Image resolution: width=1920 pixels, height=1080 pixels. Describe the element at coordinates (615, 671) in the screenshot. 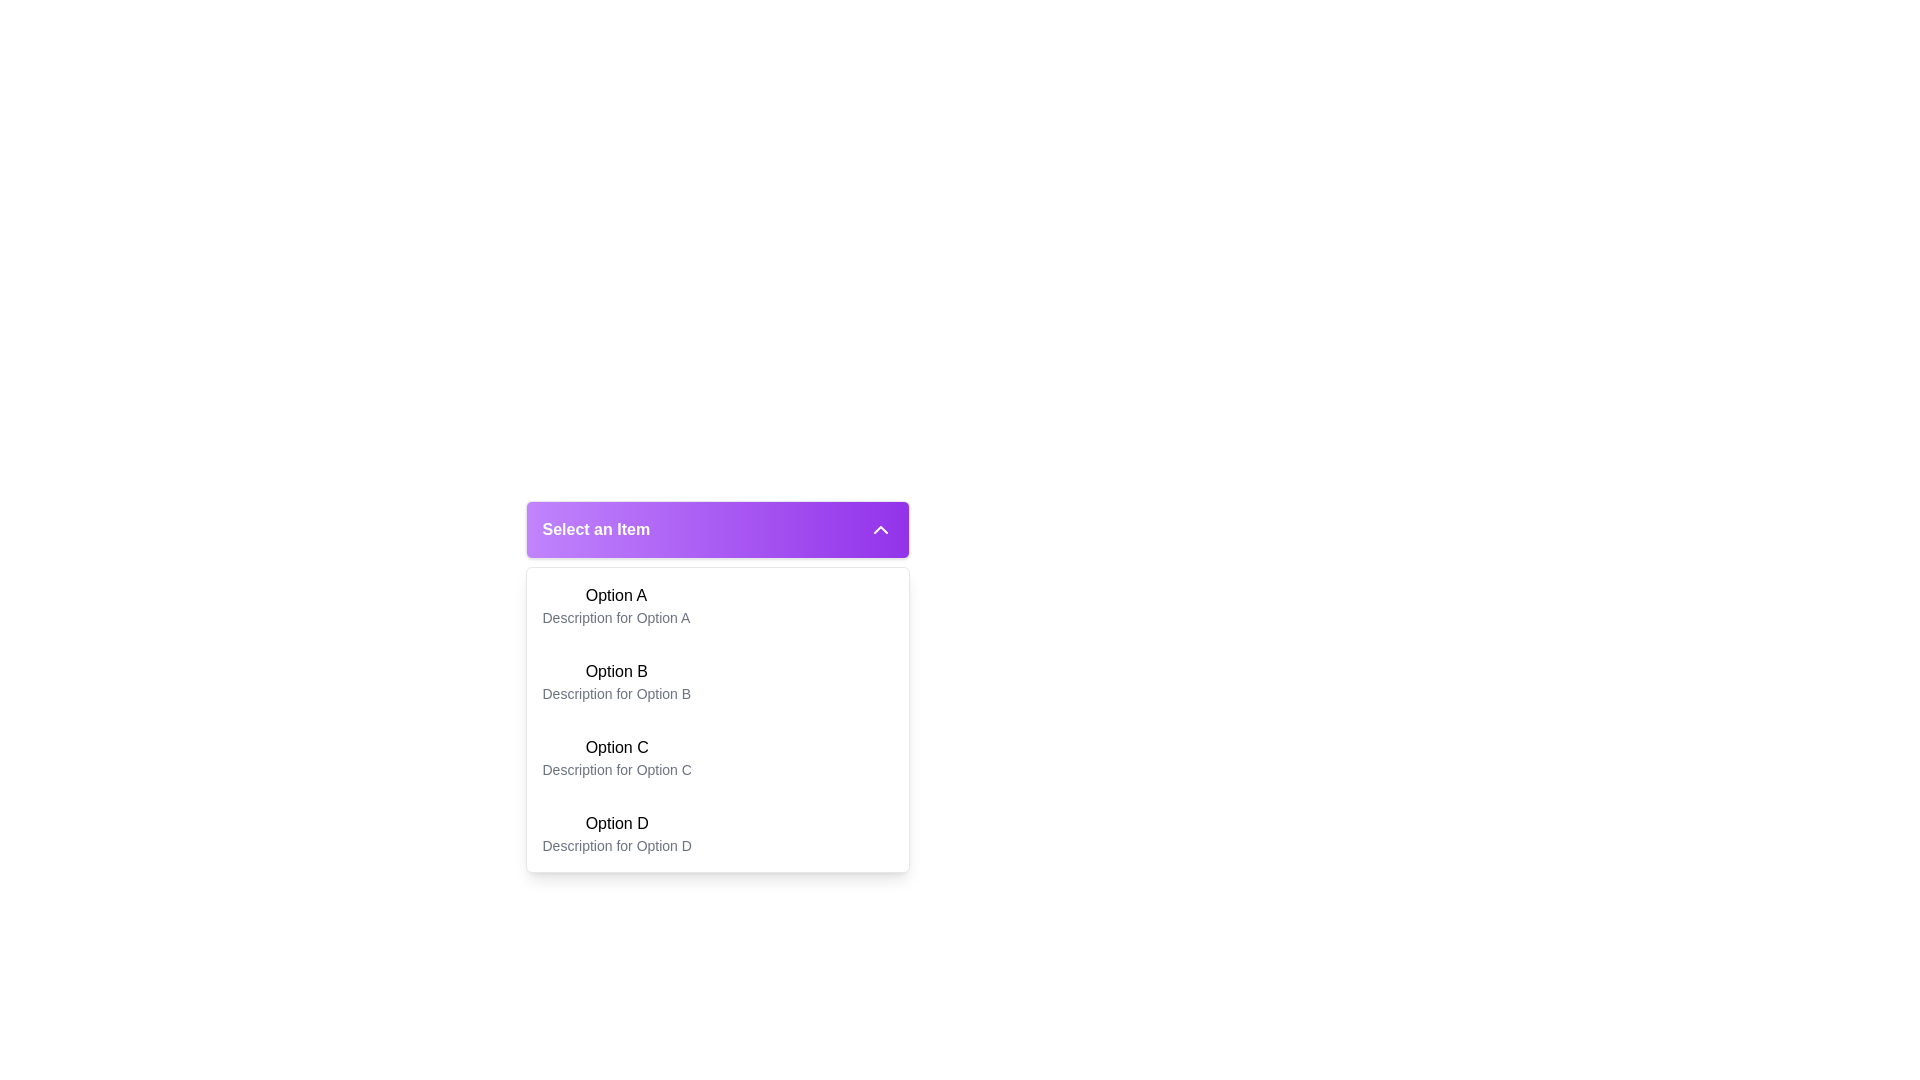

I see `the text label for the second option in the dropdown menu, which is located between 'Option A' and 'Description for Option B'` at that location.